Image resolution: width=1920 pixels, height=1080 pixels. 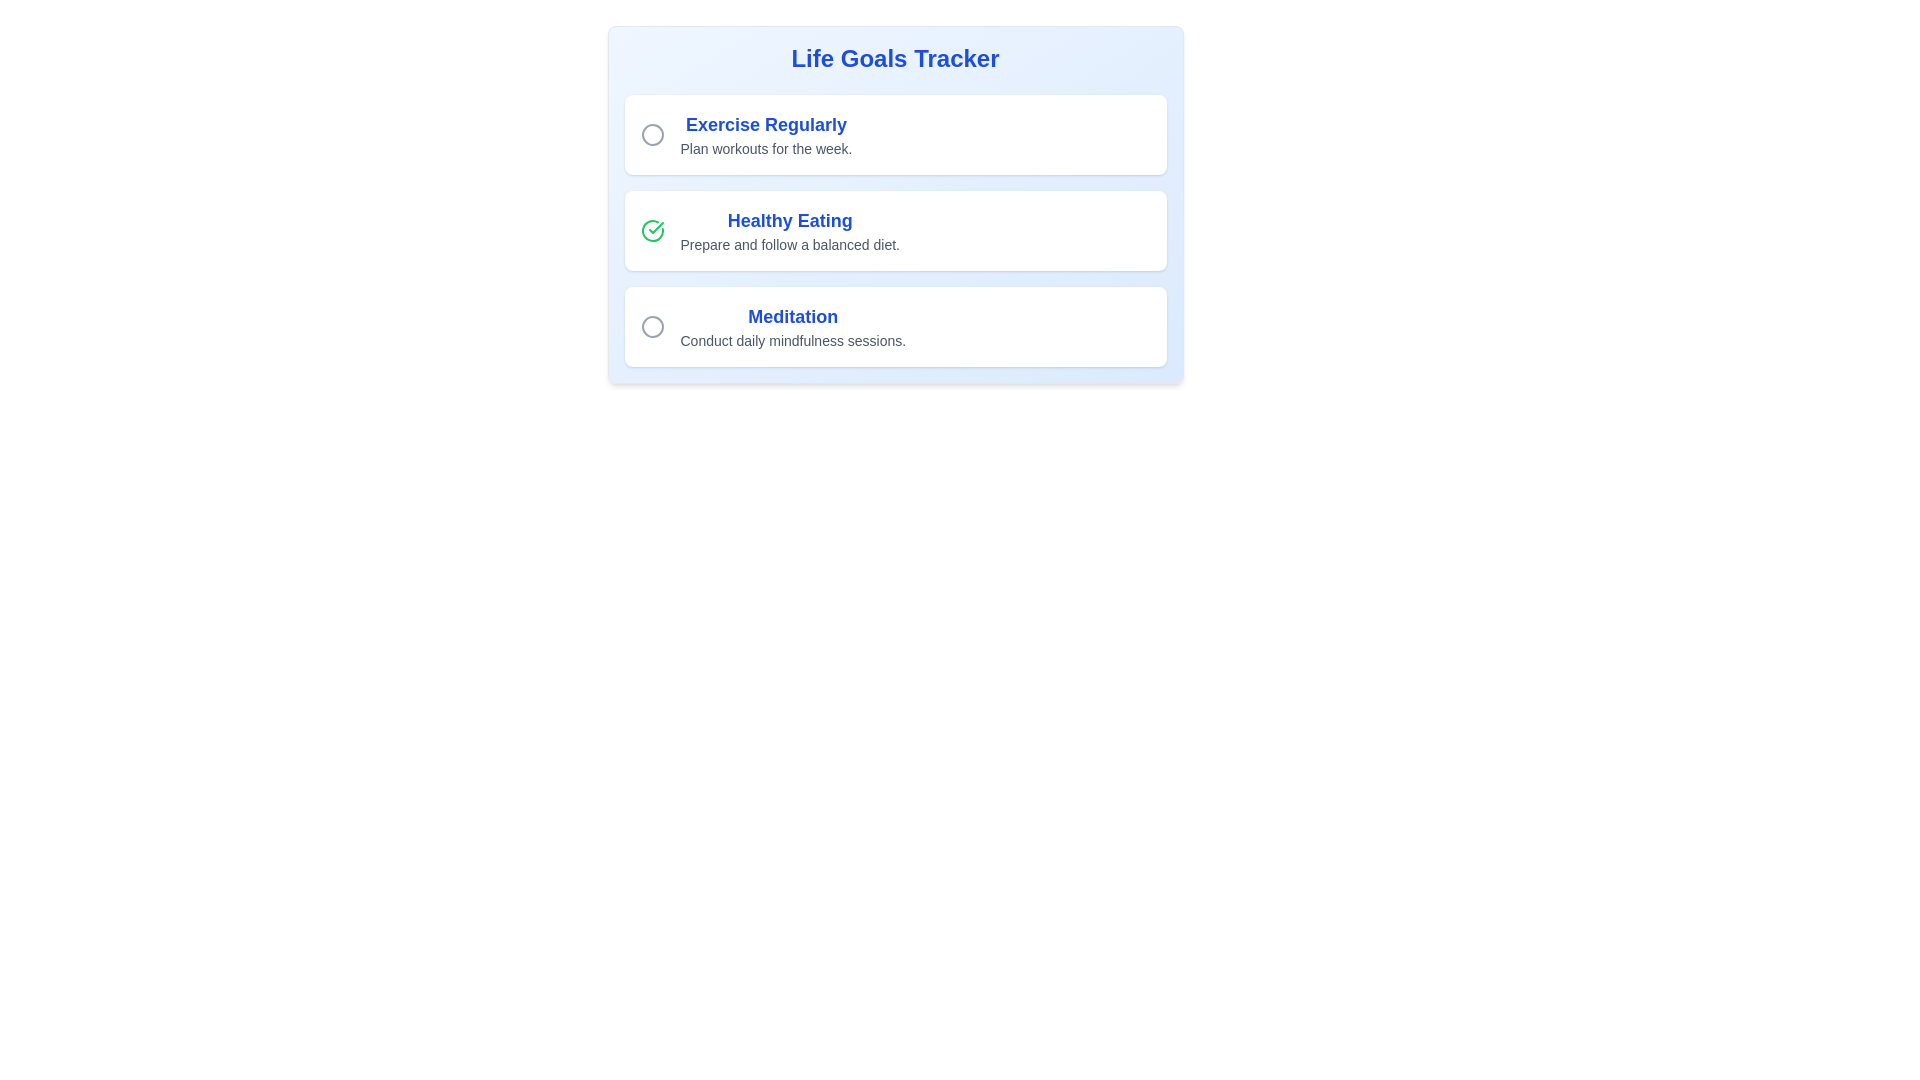 What do you see at coordinates (765, 124) in the screenshot?
I see `the task details of 'Exercise Regularly'` at bounding box center [765, 124].